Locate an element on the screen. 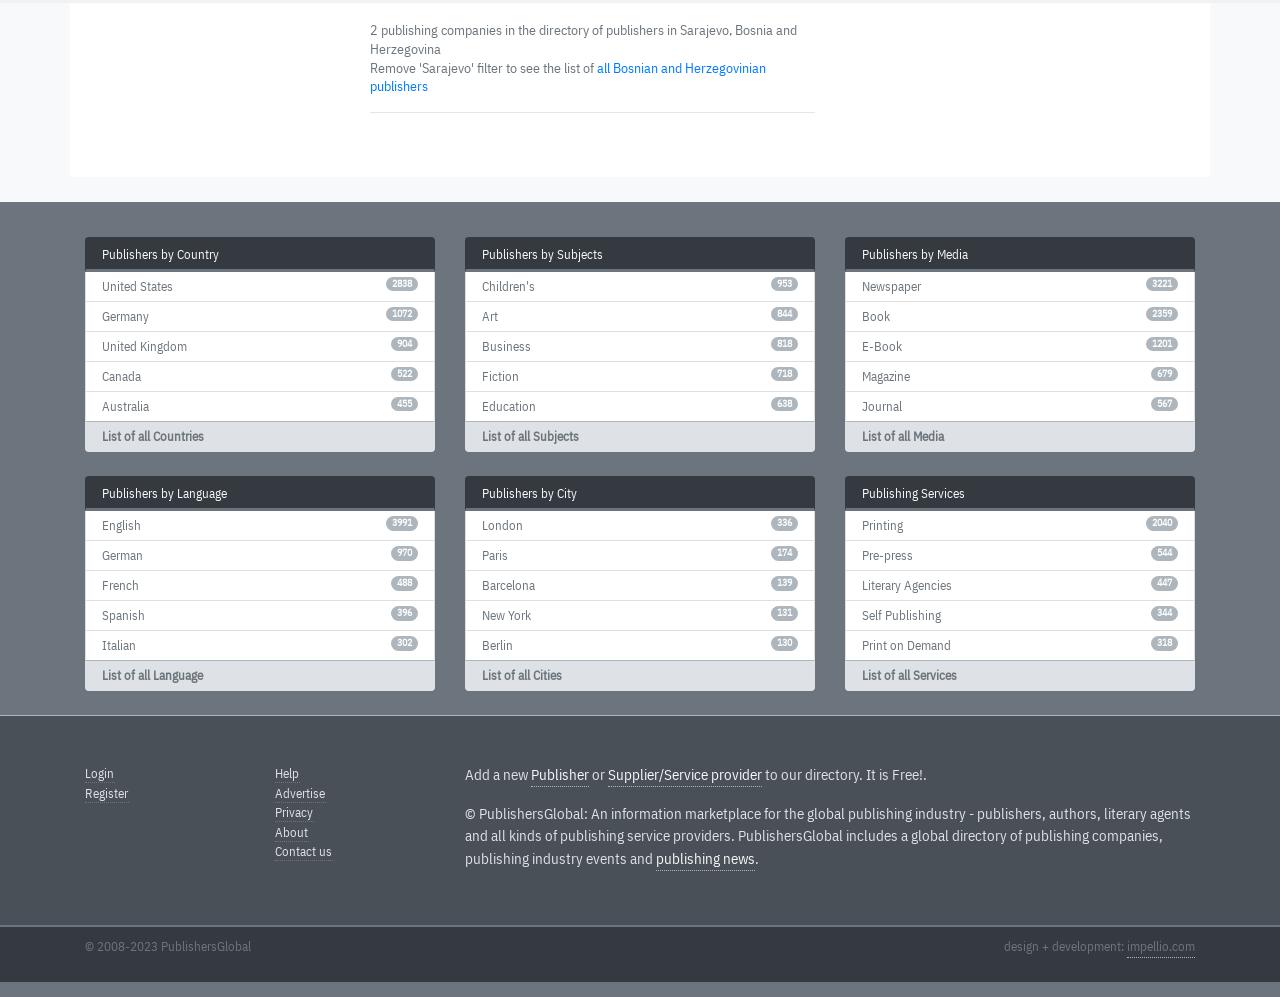  'List of all Countries' is located at coordinates (151, 434).